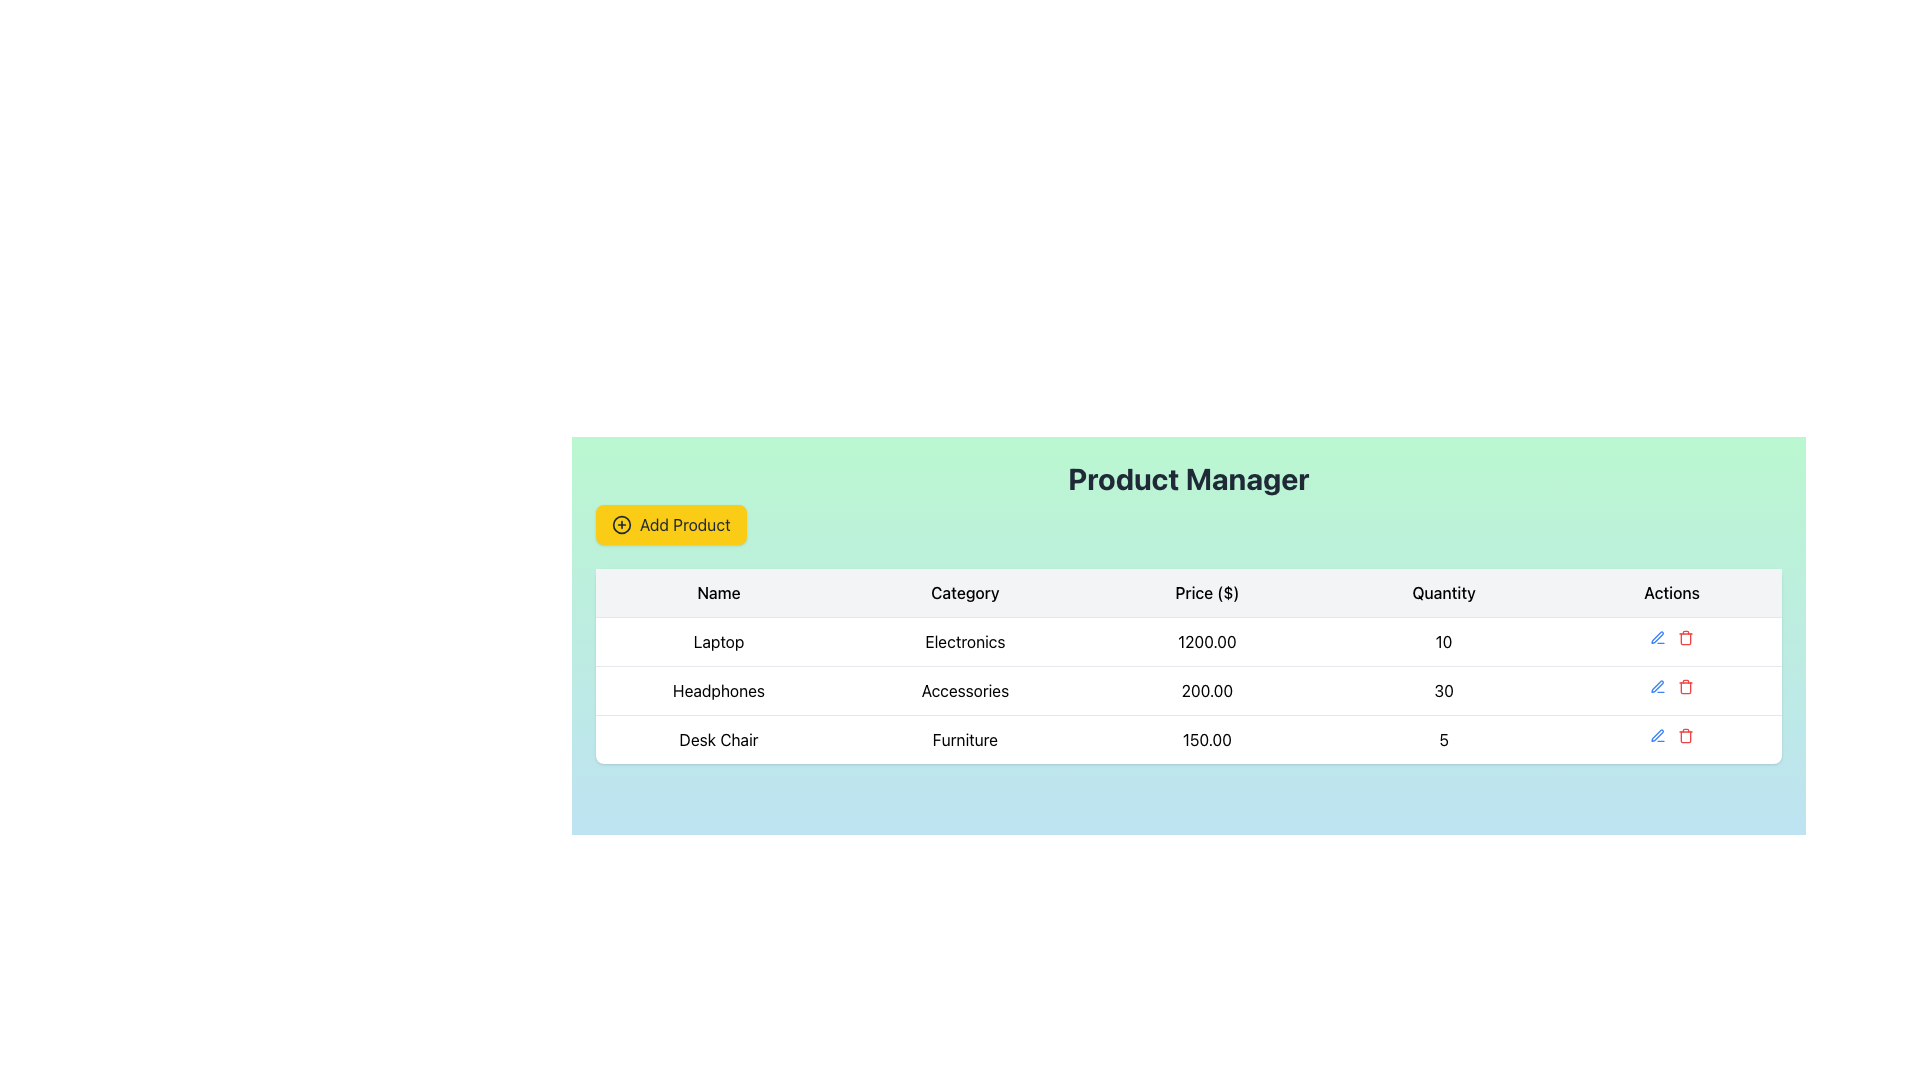 This screenshot has width=1920, height=1080. What do you see at coordinates (1672, 592) in the screenshot?
I see `the Table Header Cell that indicates the purpose of the last column in the table, positioned as the fifth column from the left, adjacent to the 'Quantity' column` at bounding box center [1672, 592].